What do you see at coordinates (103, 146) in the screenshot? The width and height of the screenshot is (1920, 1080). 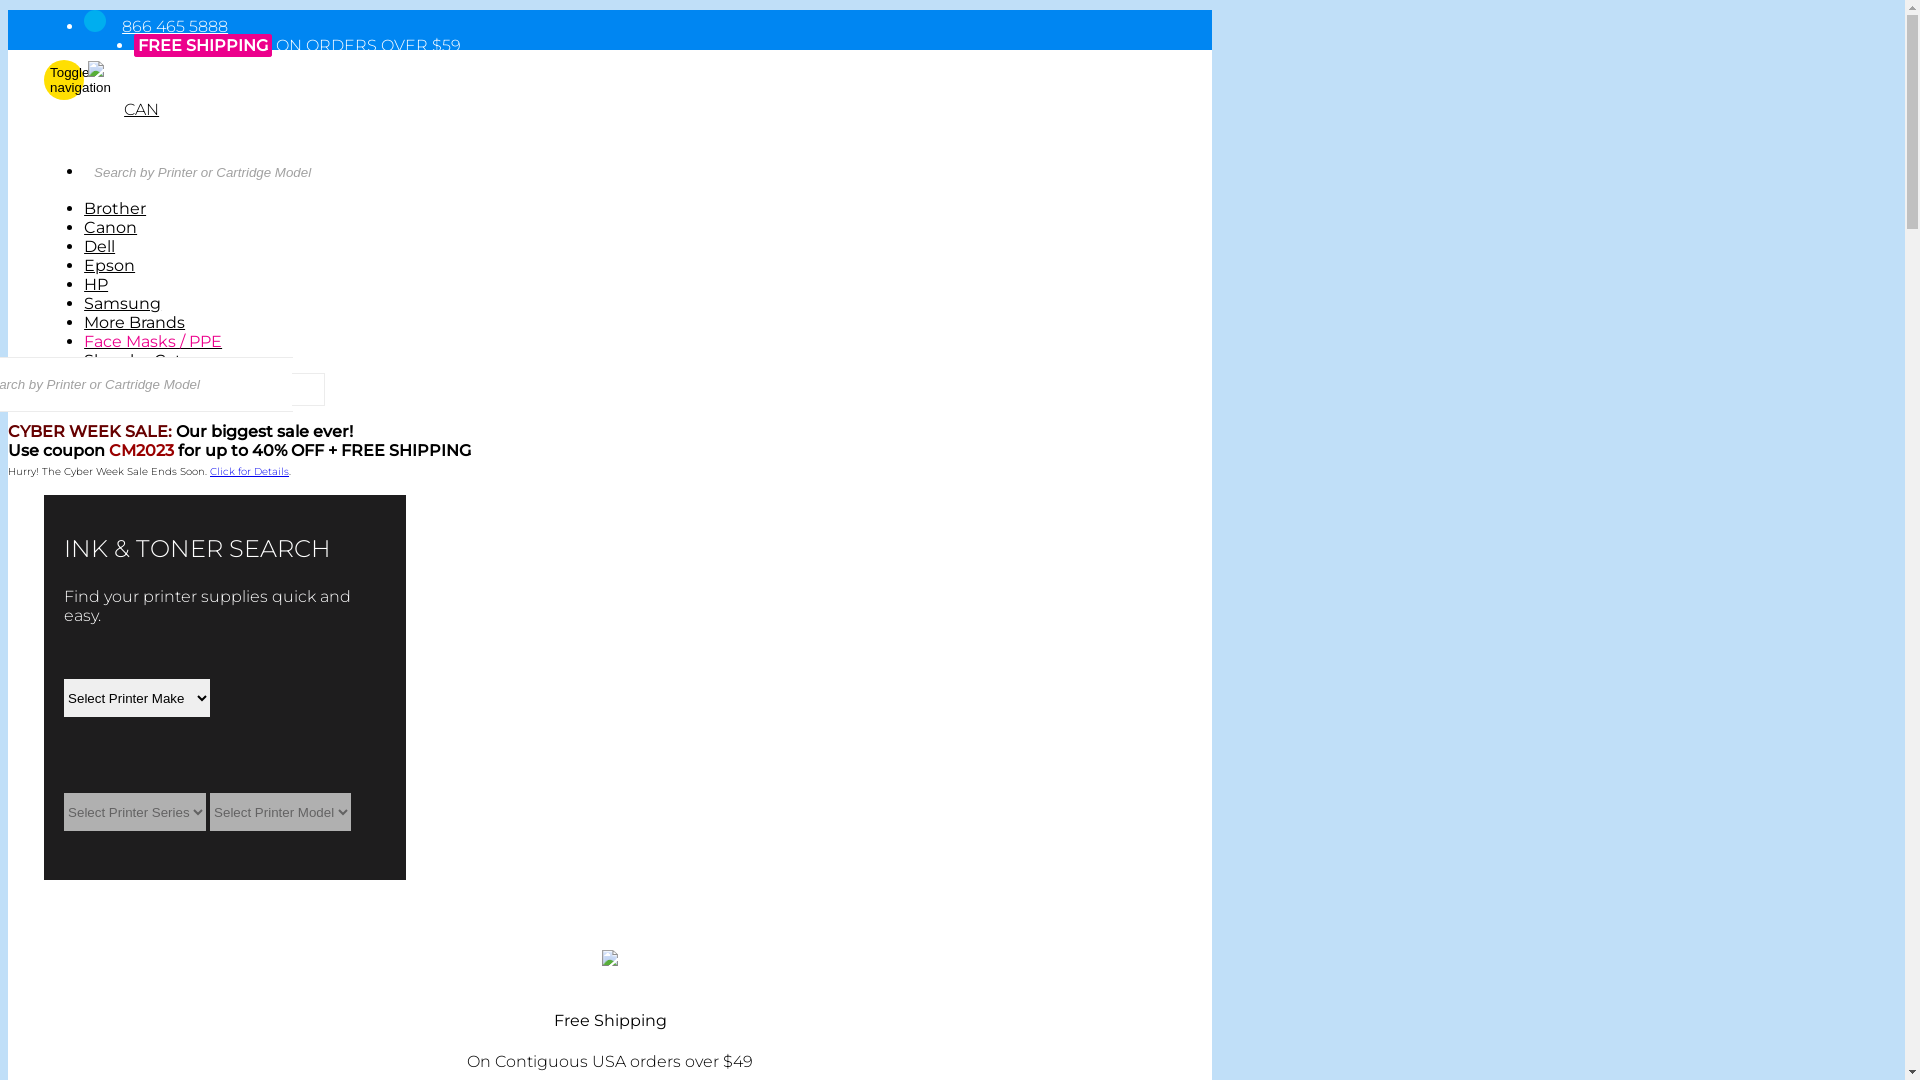 I see `'  Cart'` at bounding box center [103, 146].